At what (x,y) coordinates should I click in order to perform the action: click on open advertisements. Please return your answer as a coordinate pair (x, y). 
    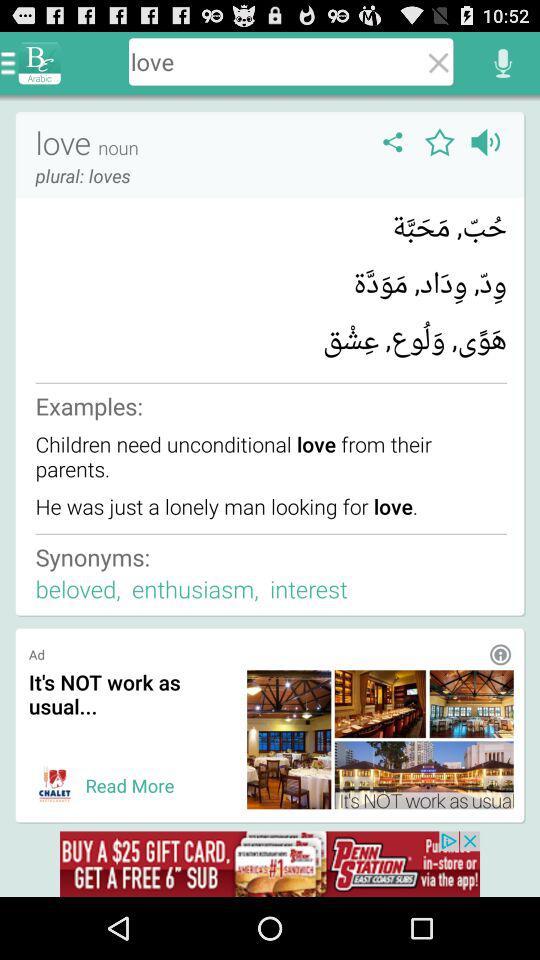
    Looking at the image, I should click on (270, 863).